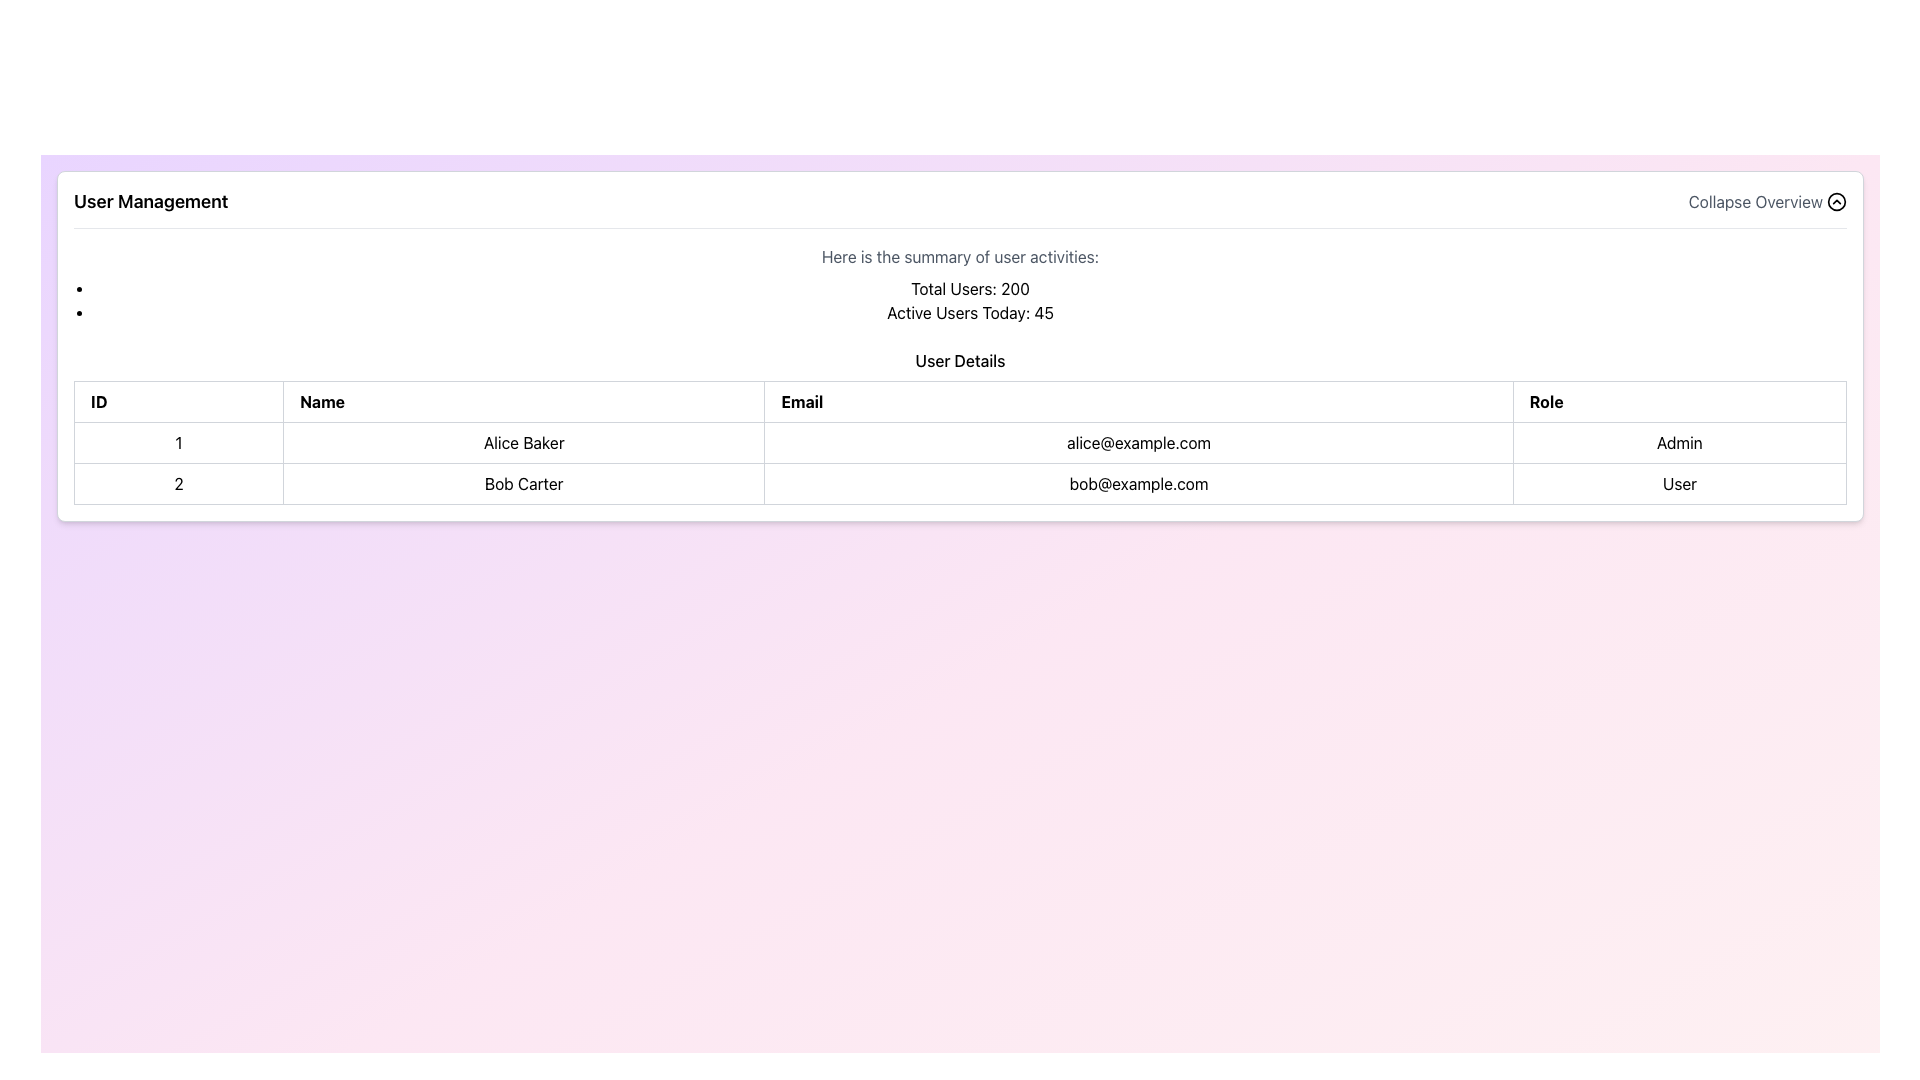 This screenshot has height=1080, width=1920. What do you see at coordinates (1837, 201) in the screenshot?
I see `the chevron icon inside a circle located to the right of the 'Collapse Overview' label to provide a tooltip or indication` at bounding box center [1837, 201].